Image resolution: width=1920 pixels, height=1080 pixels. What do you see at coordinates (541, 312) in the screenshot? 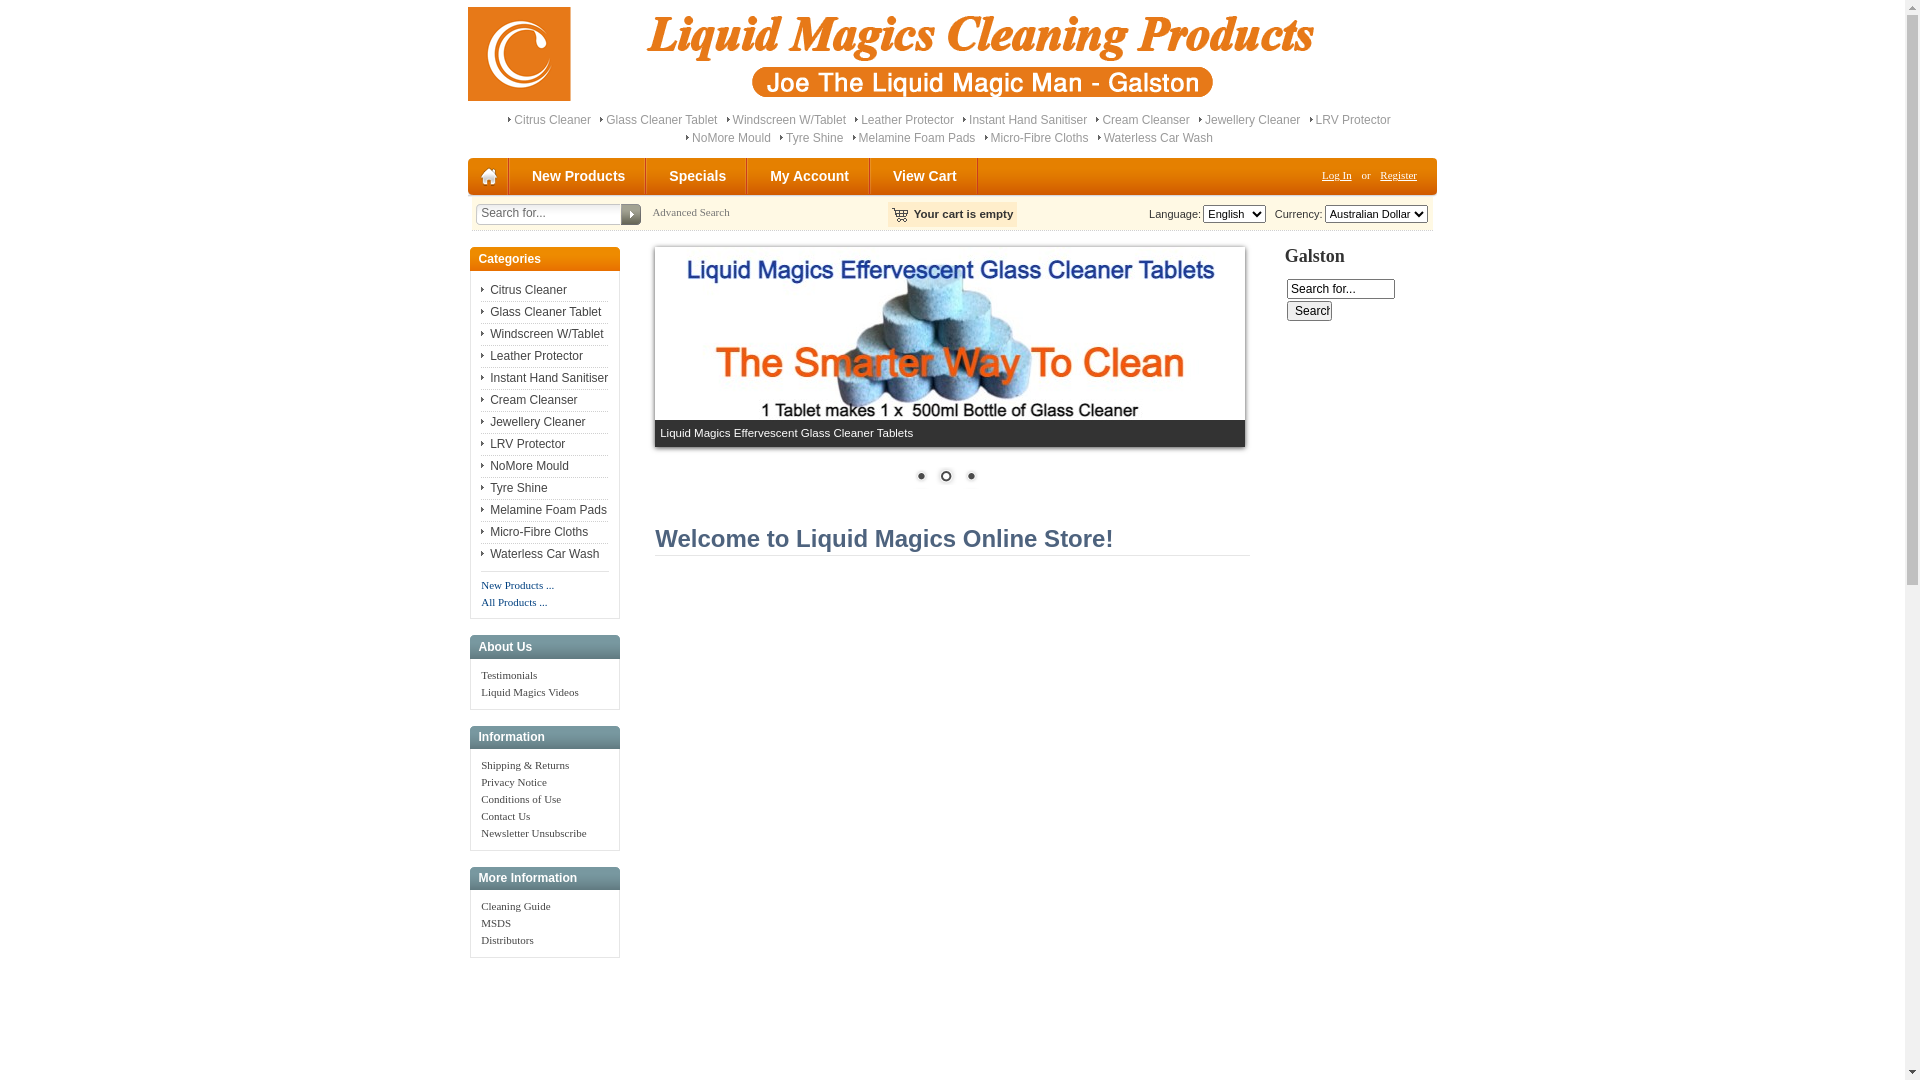
I see `'Glass Cleaner Tablet'` at bounding box center [541, 312].